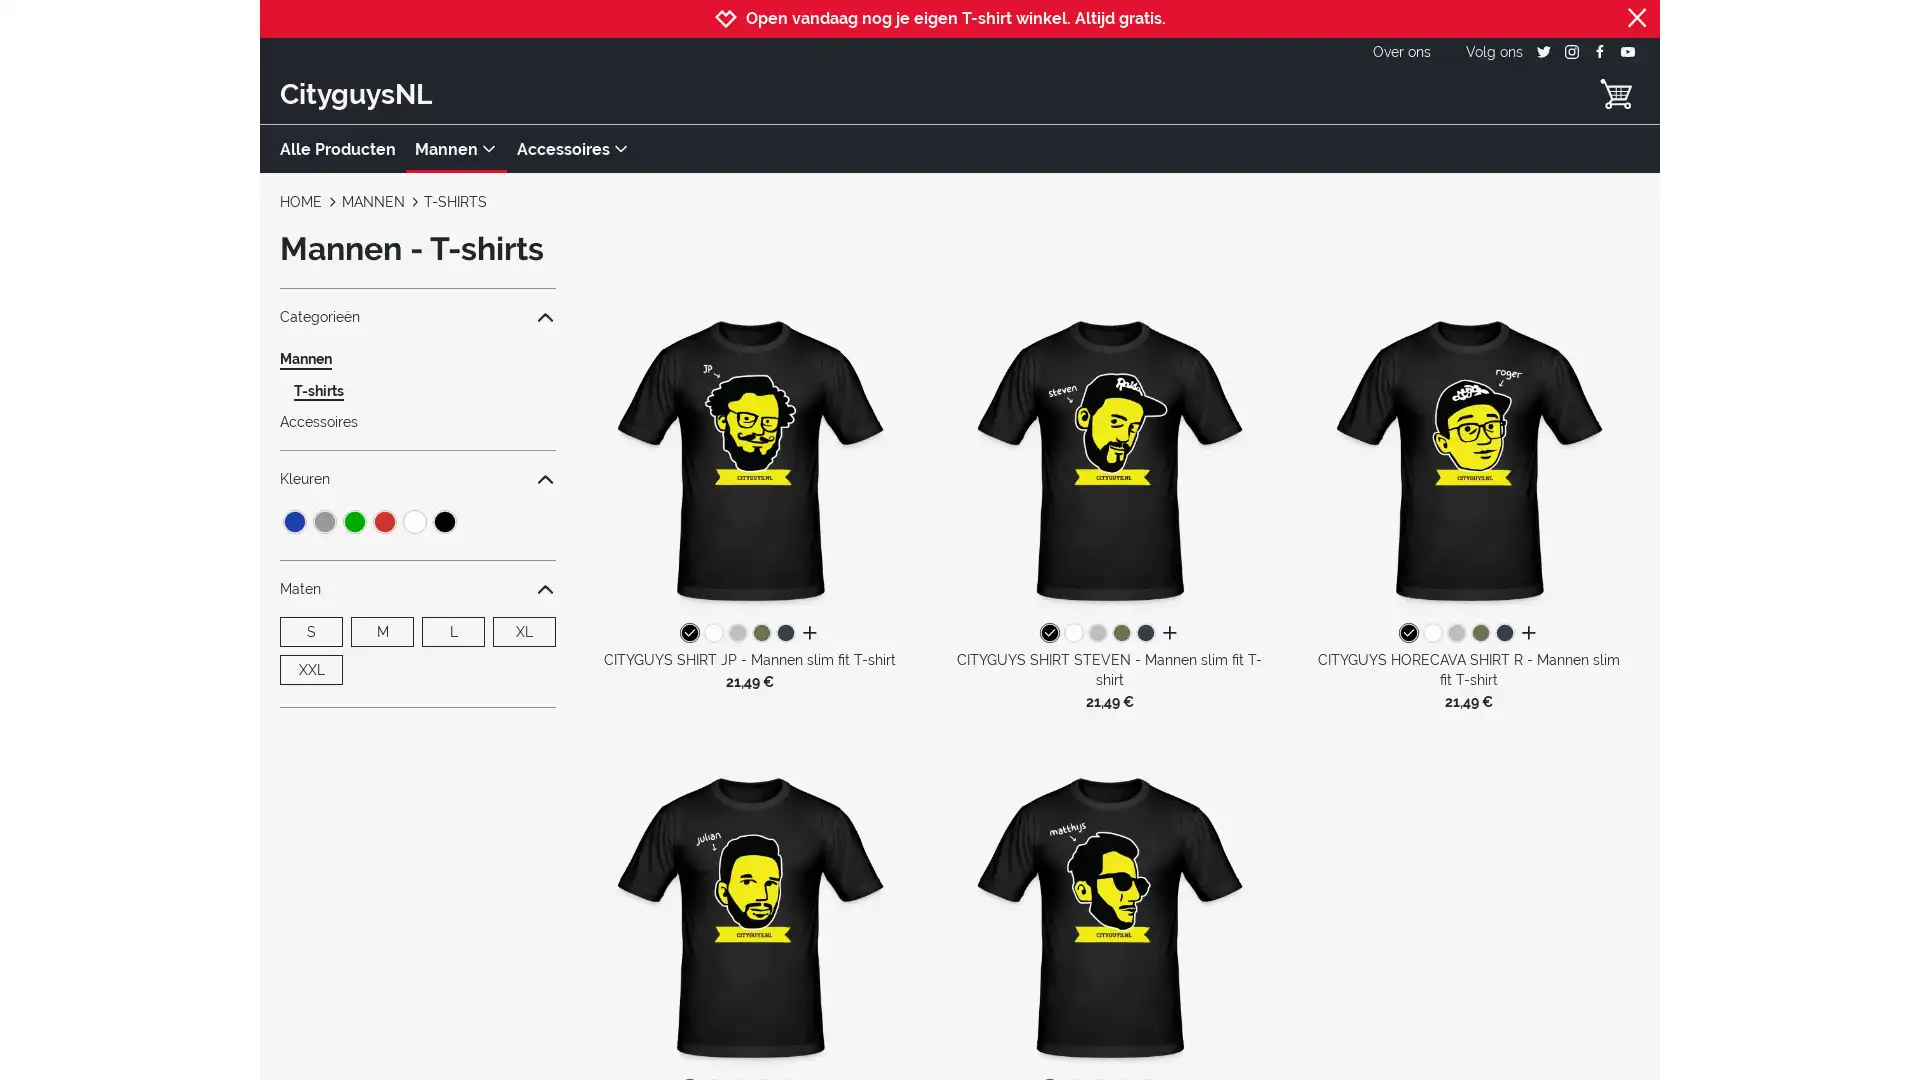 The width and height of the screenshot is (1920, 1080). Describe the element at coordinates (1107, 914) in the screenshot. I see `CITYGUYS SHIRT MATTHIJS - Mannen slim fit T-shirt` at that location.